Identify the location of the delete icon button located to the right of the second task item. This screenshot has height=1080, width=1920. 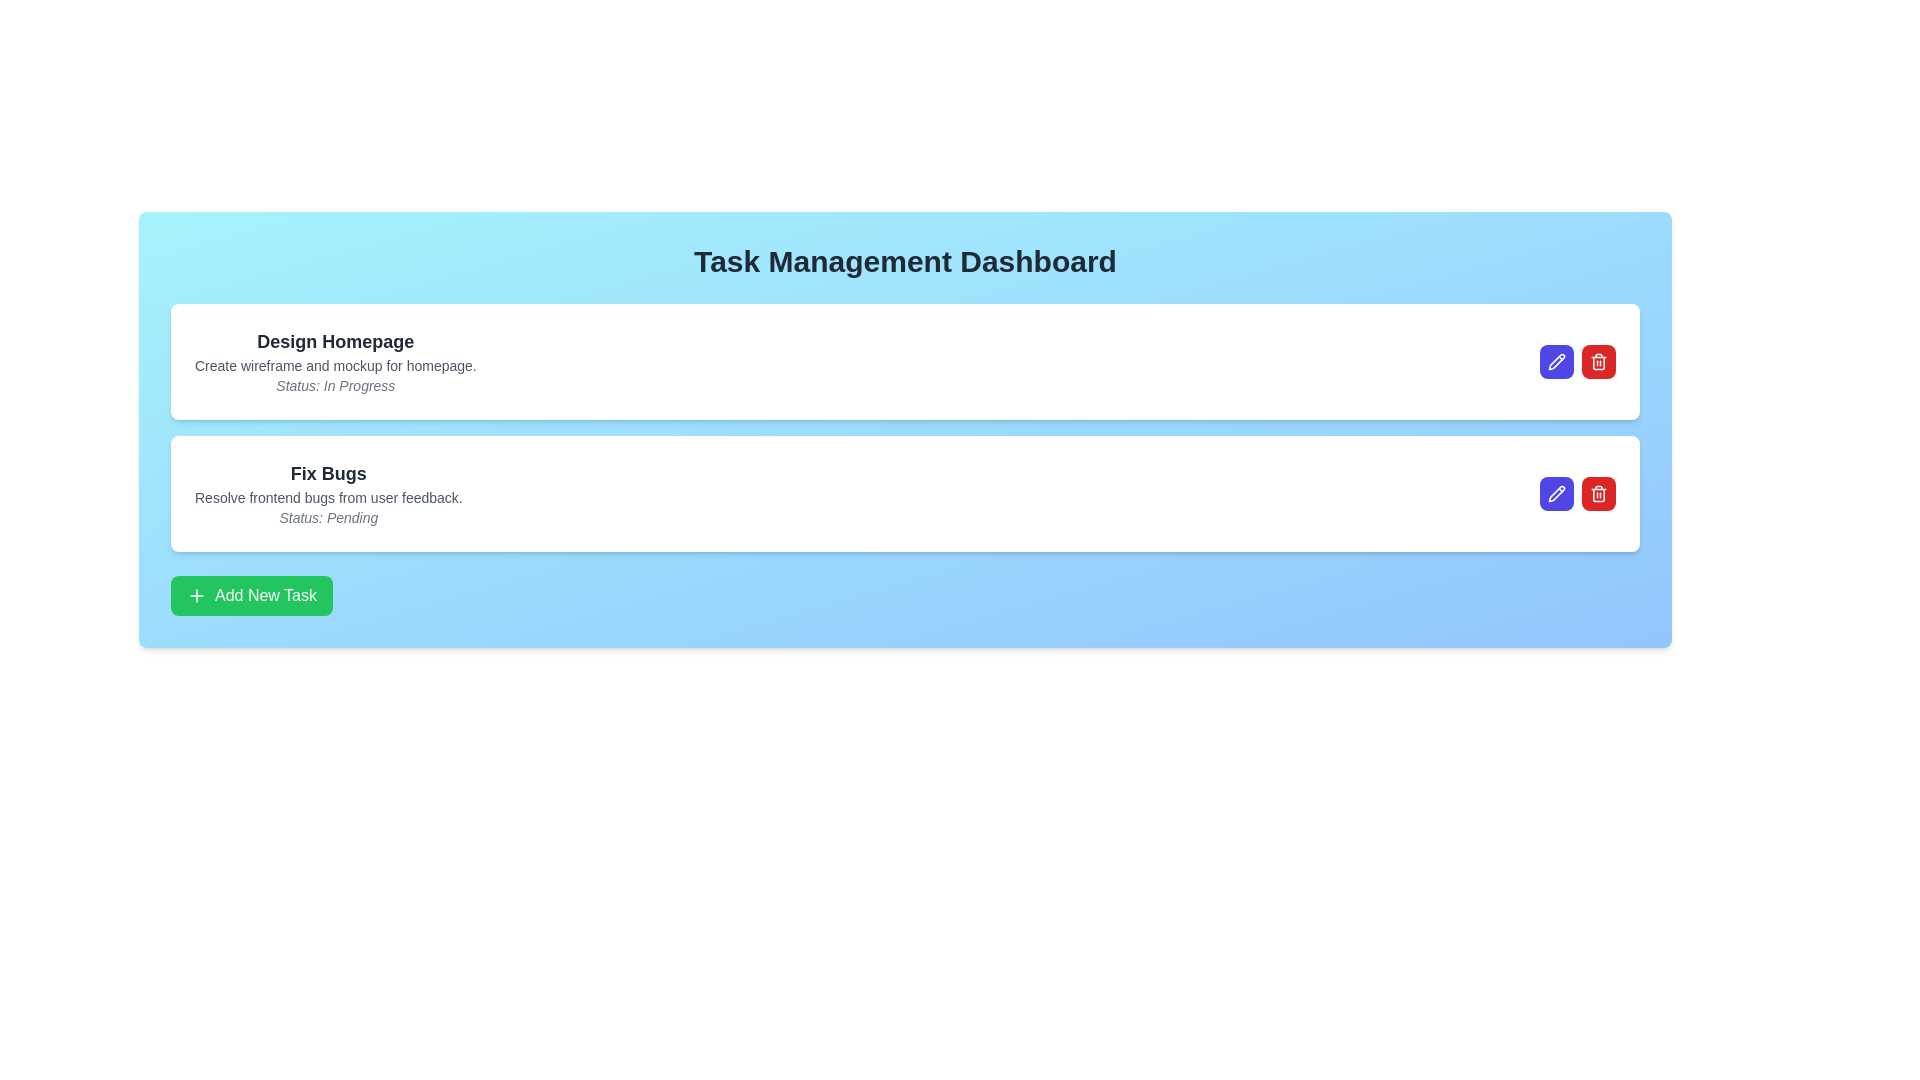
(1597, 362).